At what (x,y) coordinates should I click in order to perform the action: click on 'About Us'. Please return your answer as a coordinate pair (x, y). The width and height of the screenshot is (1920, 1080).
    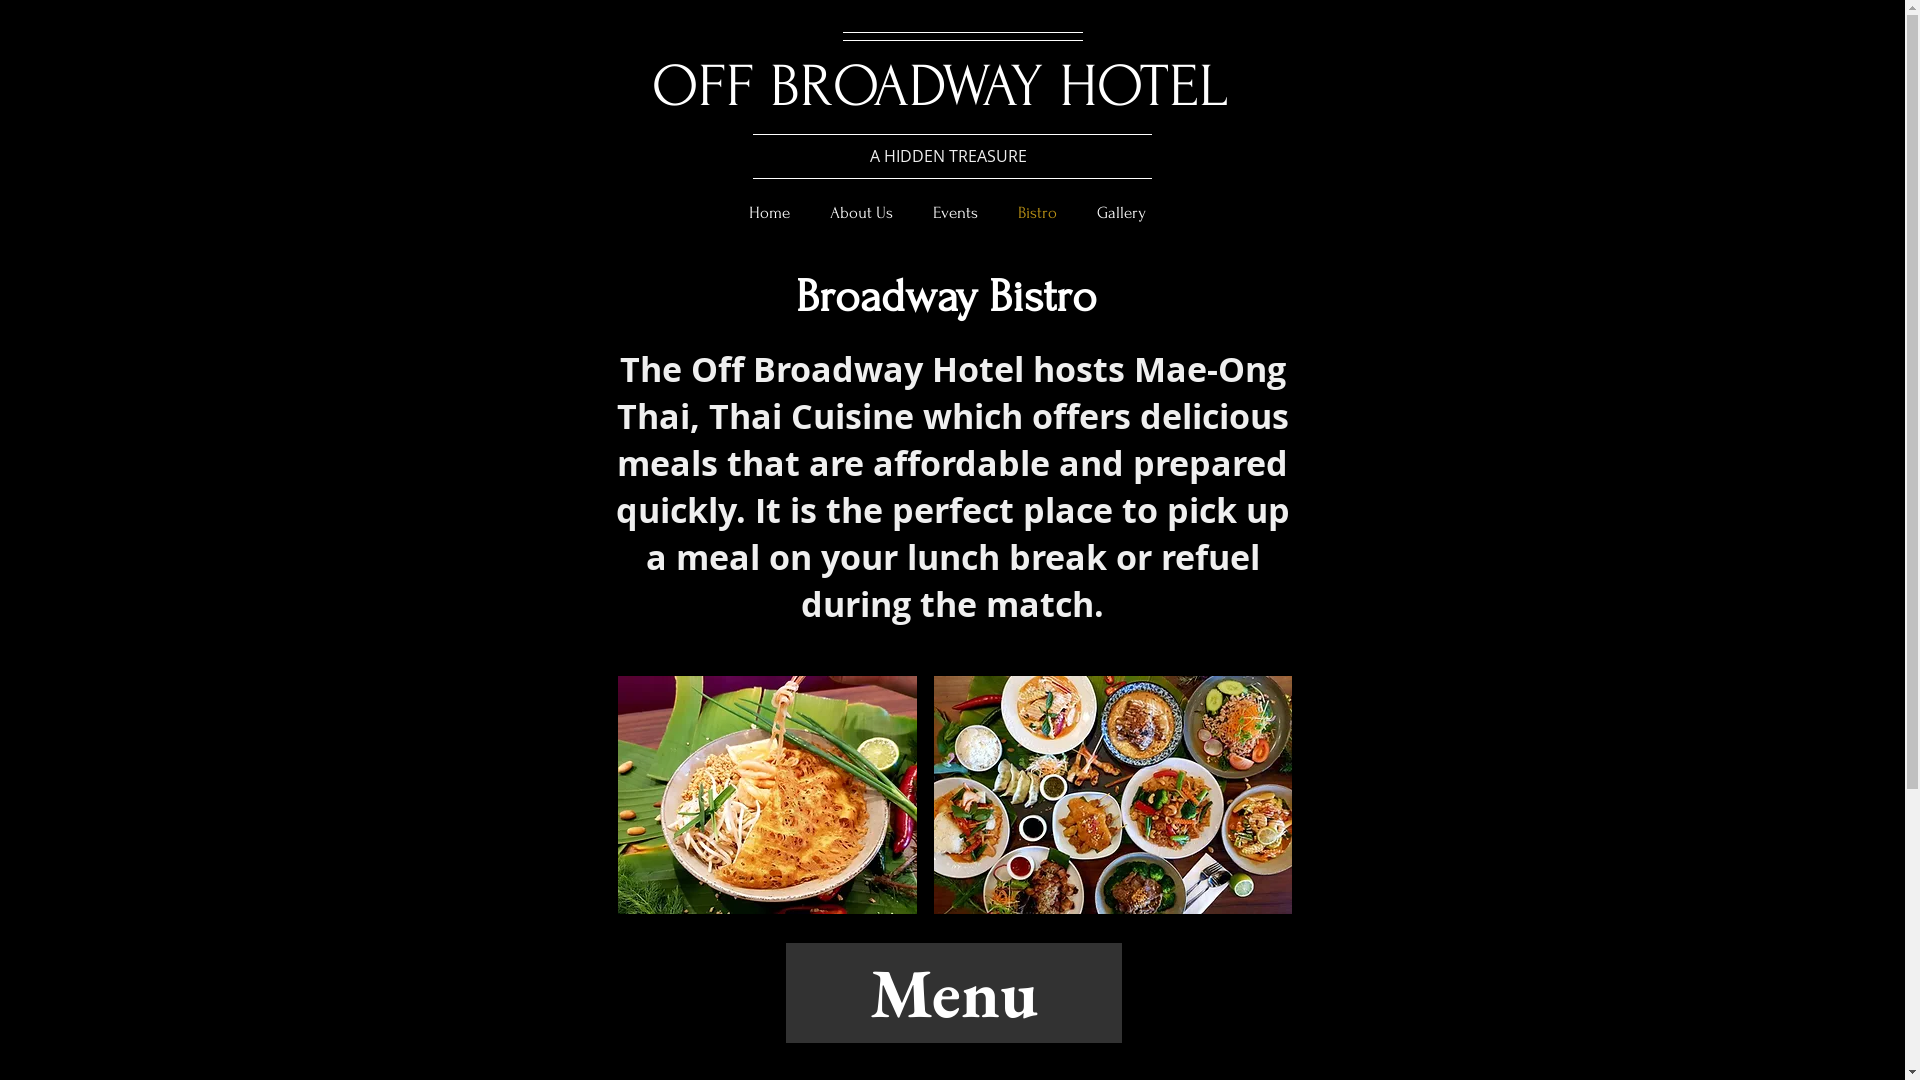
    Looking at the image, I should click on (861, 212).